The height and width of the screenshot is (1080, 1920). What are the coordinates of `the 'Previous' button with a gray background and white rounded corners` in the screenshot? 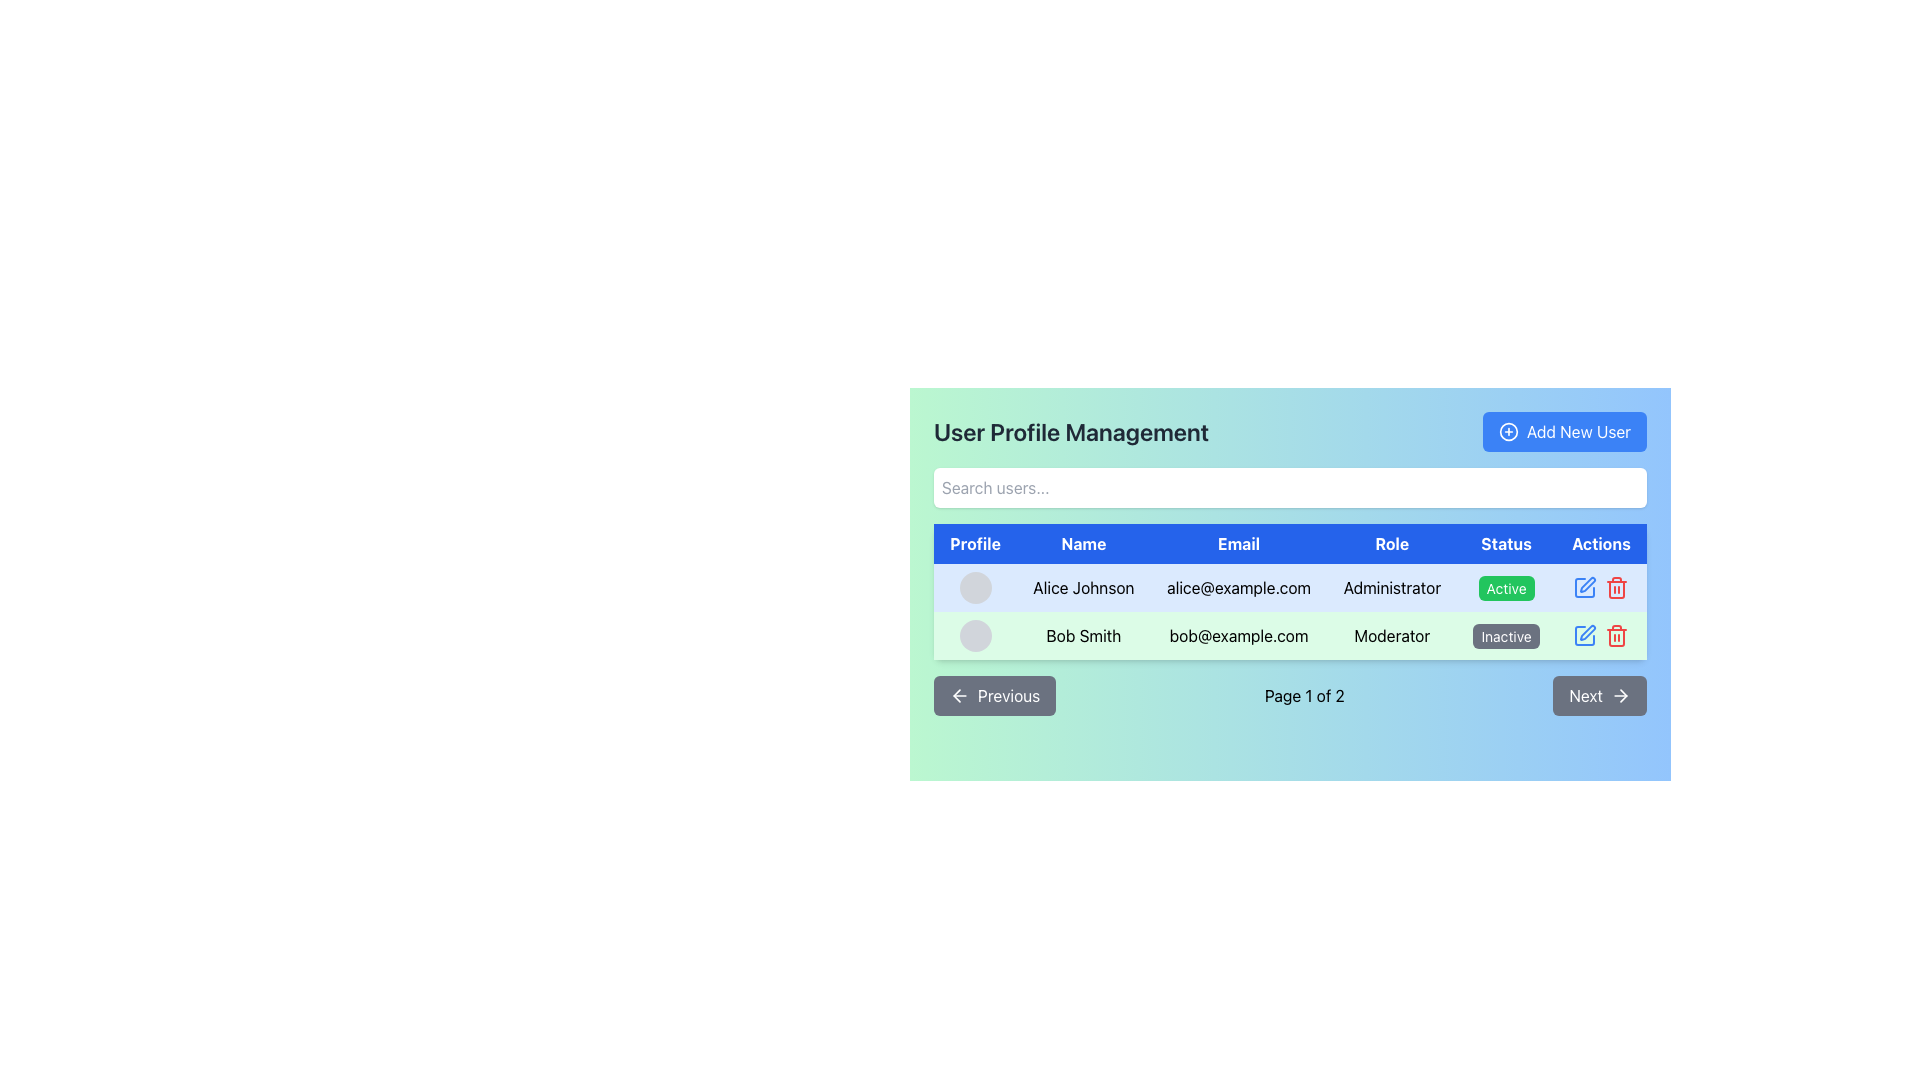 It's located at (995, 694).